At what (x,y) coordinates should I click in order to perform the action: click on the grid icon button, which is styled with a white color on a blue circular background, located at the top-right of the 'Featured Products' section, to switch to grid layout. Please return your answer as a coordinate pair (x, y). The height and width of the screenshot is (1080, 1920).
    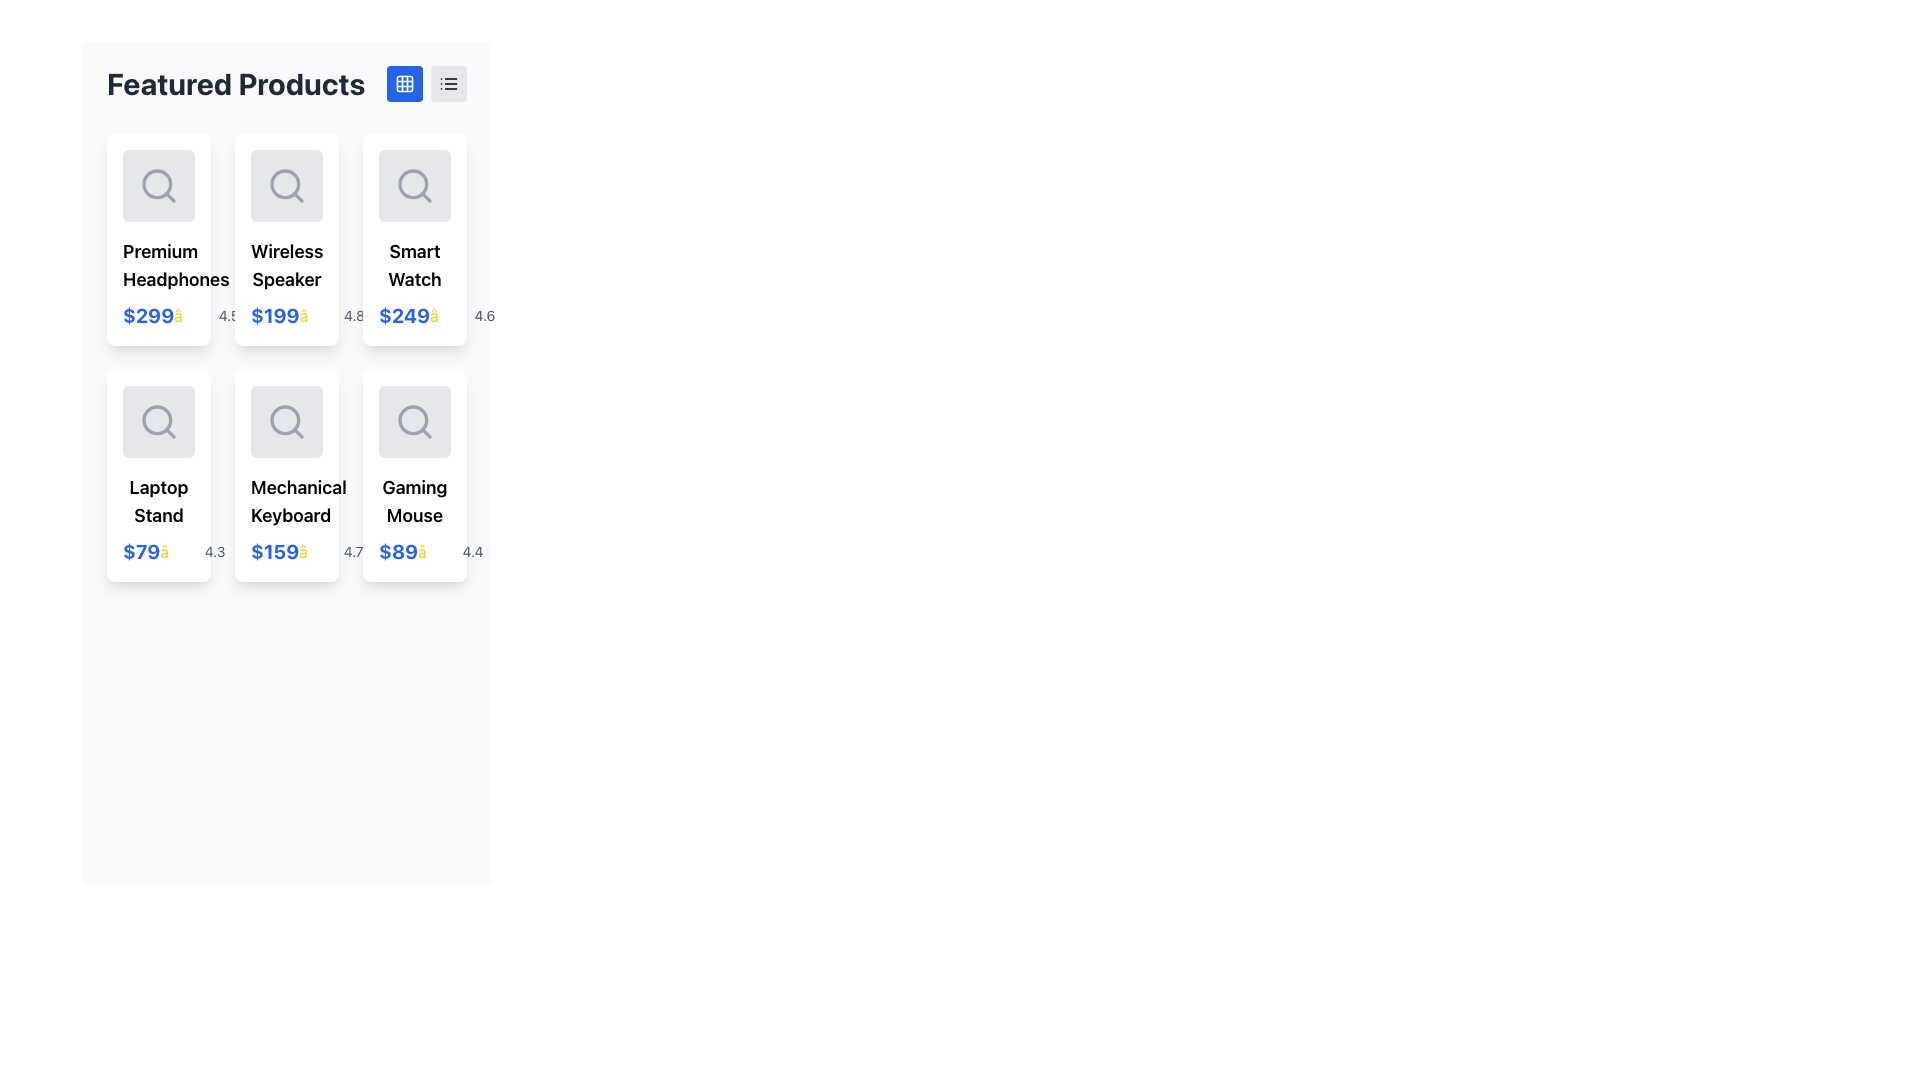
    Looking at the image, I should click on (403, 83).